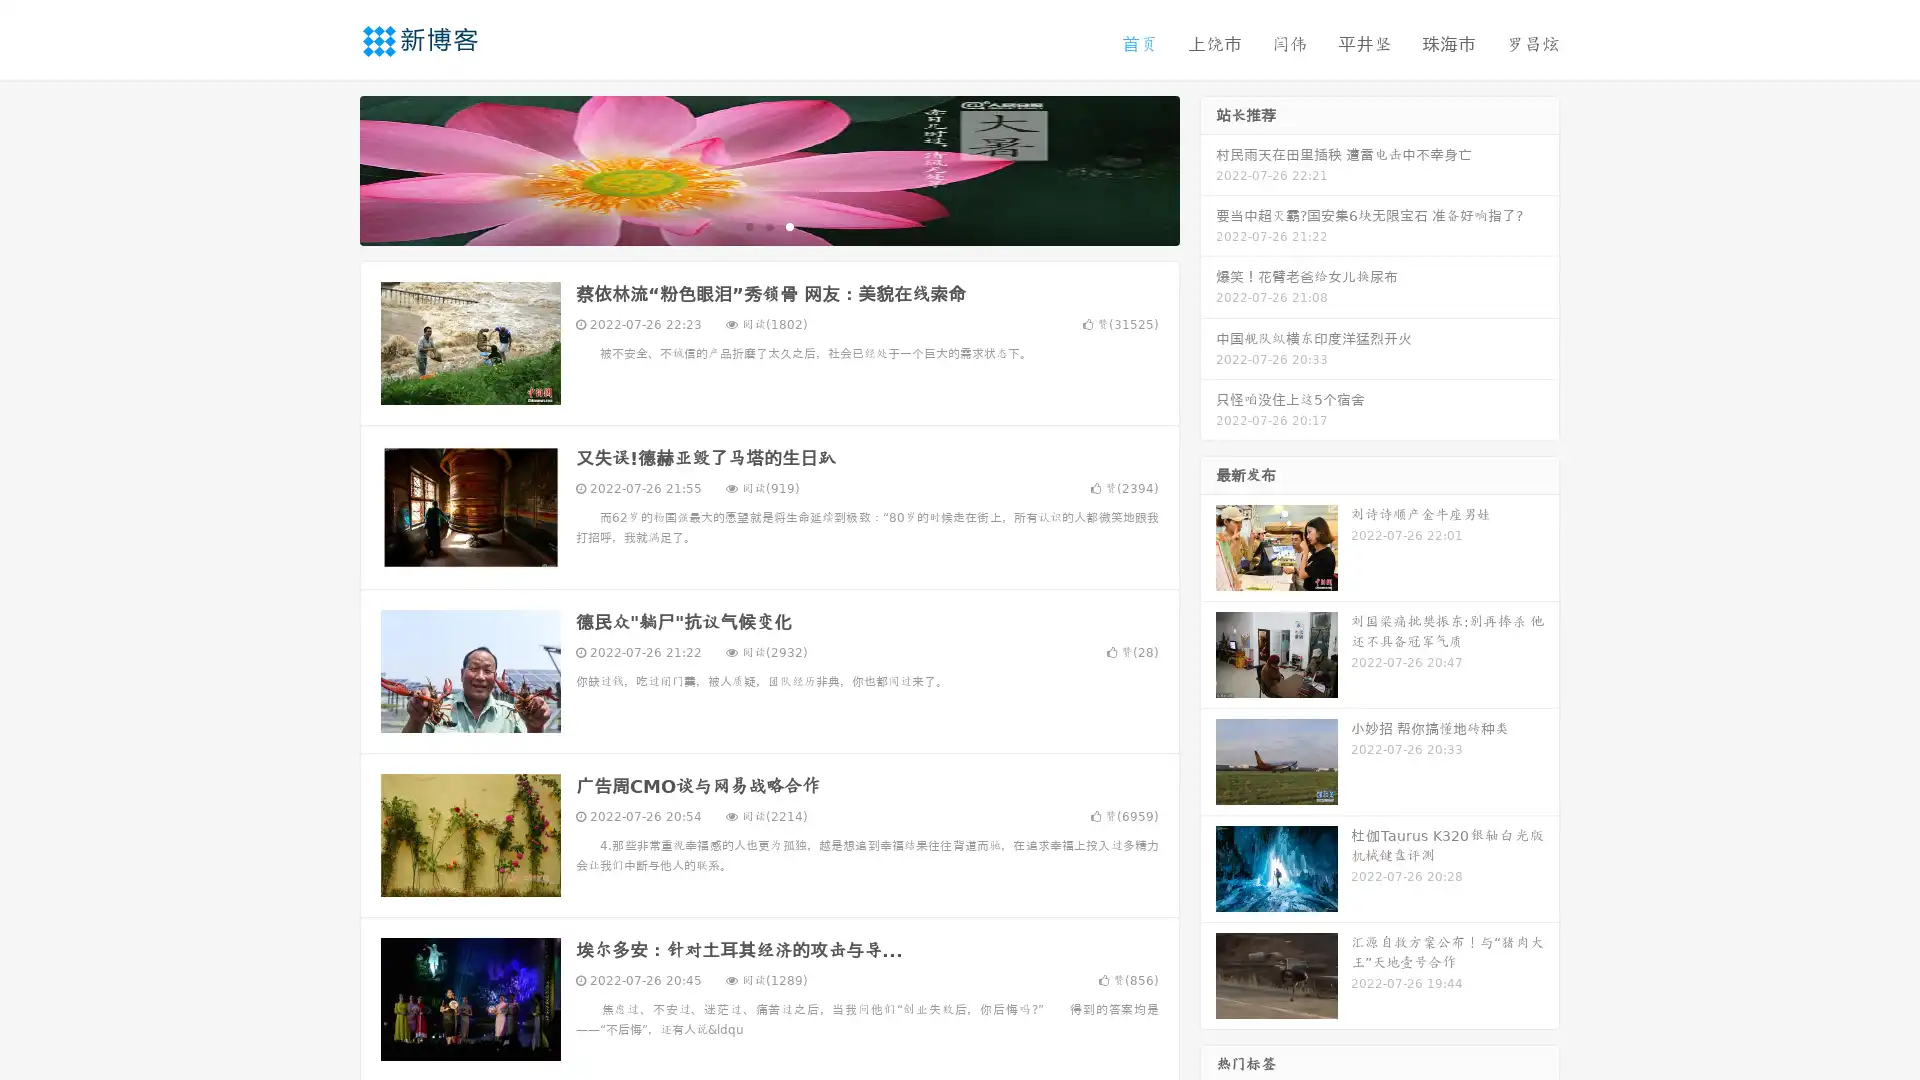  Describe the element at coordinates (1208, 168) in the screenshot. I see `Next slide` at that location.